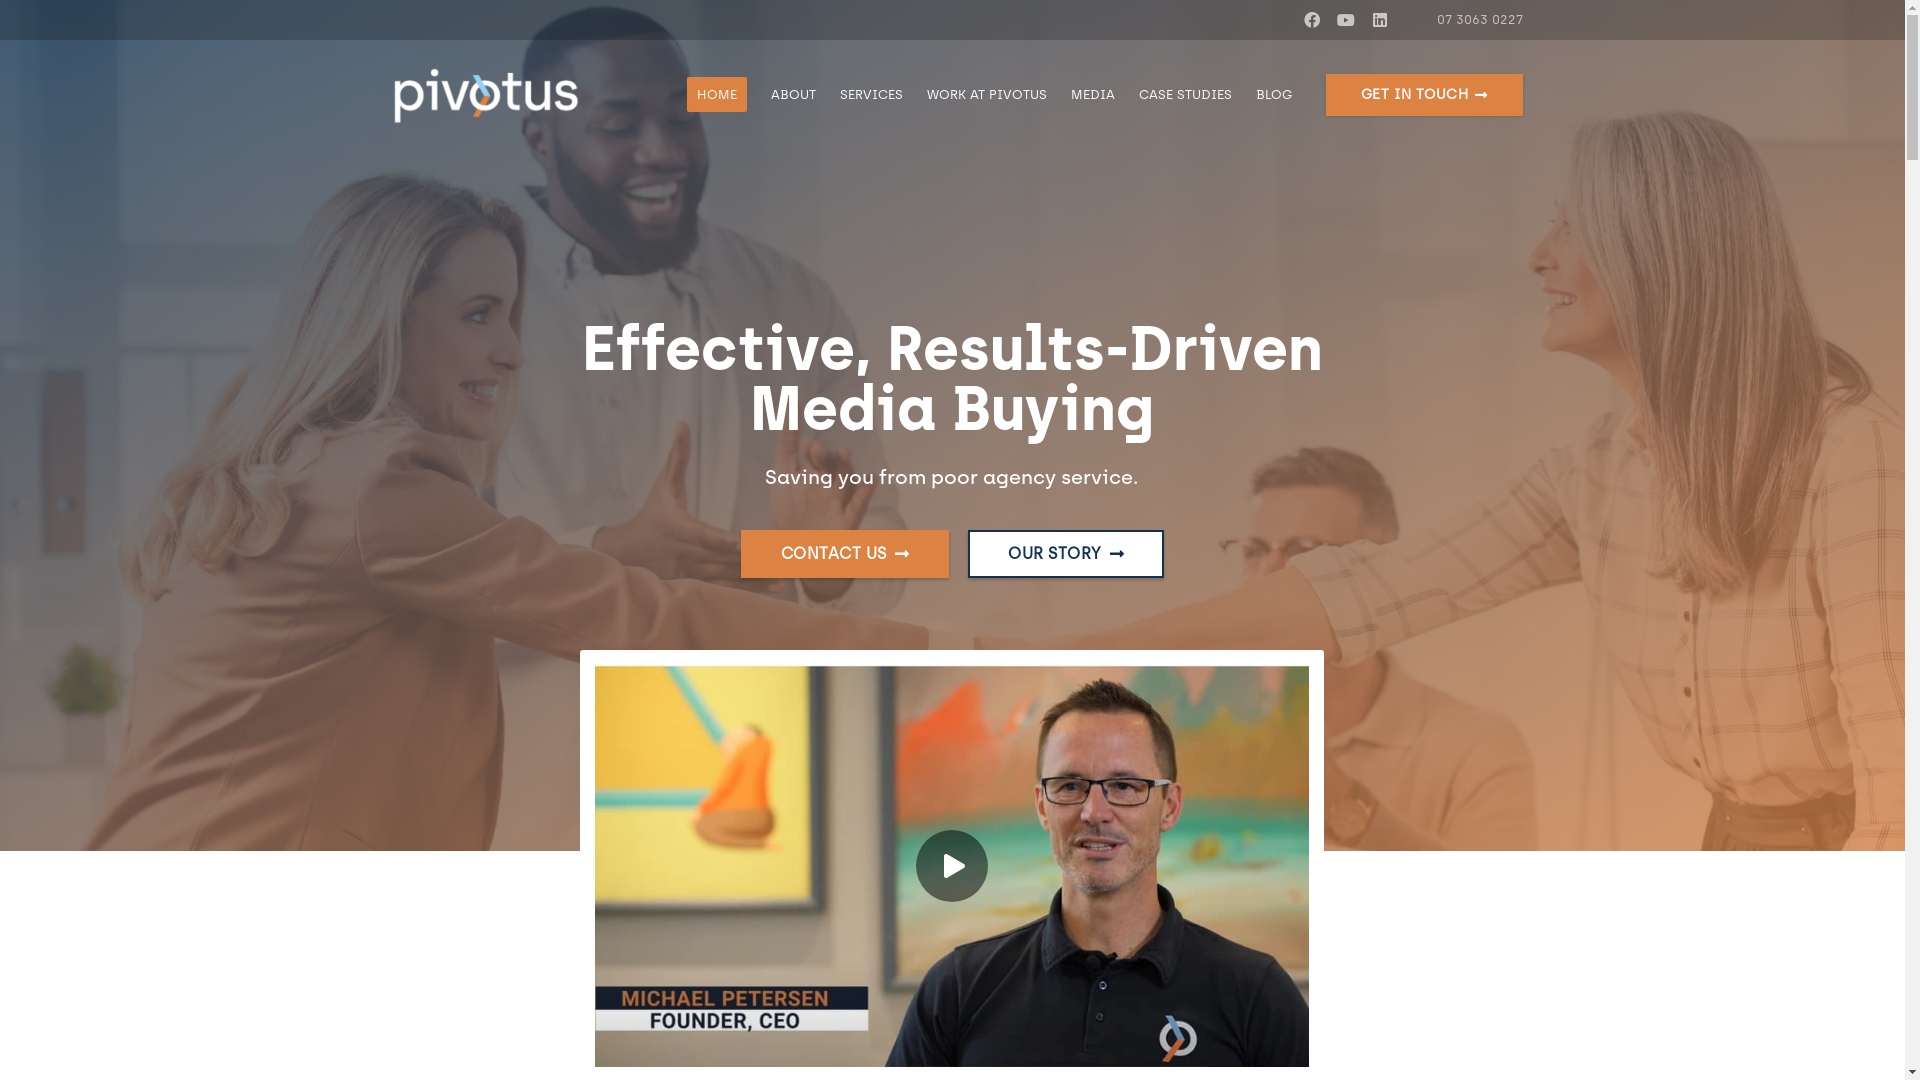  What do you see at coordinates (871, 95) in the screenshot?
I see `'SERVICES'` at bounding box center [871, 95].